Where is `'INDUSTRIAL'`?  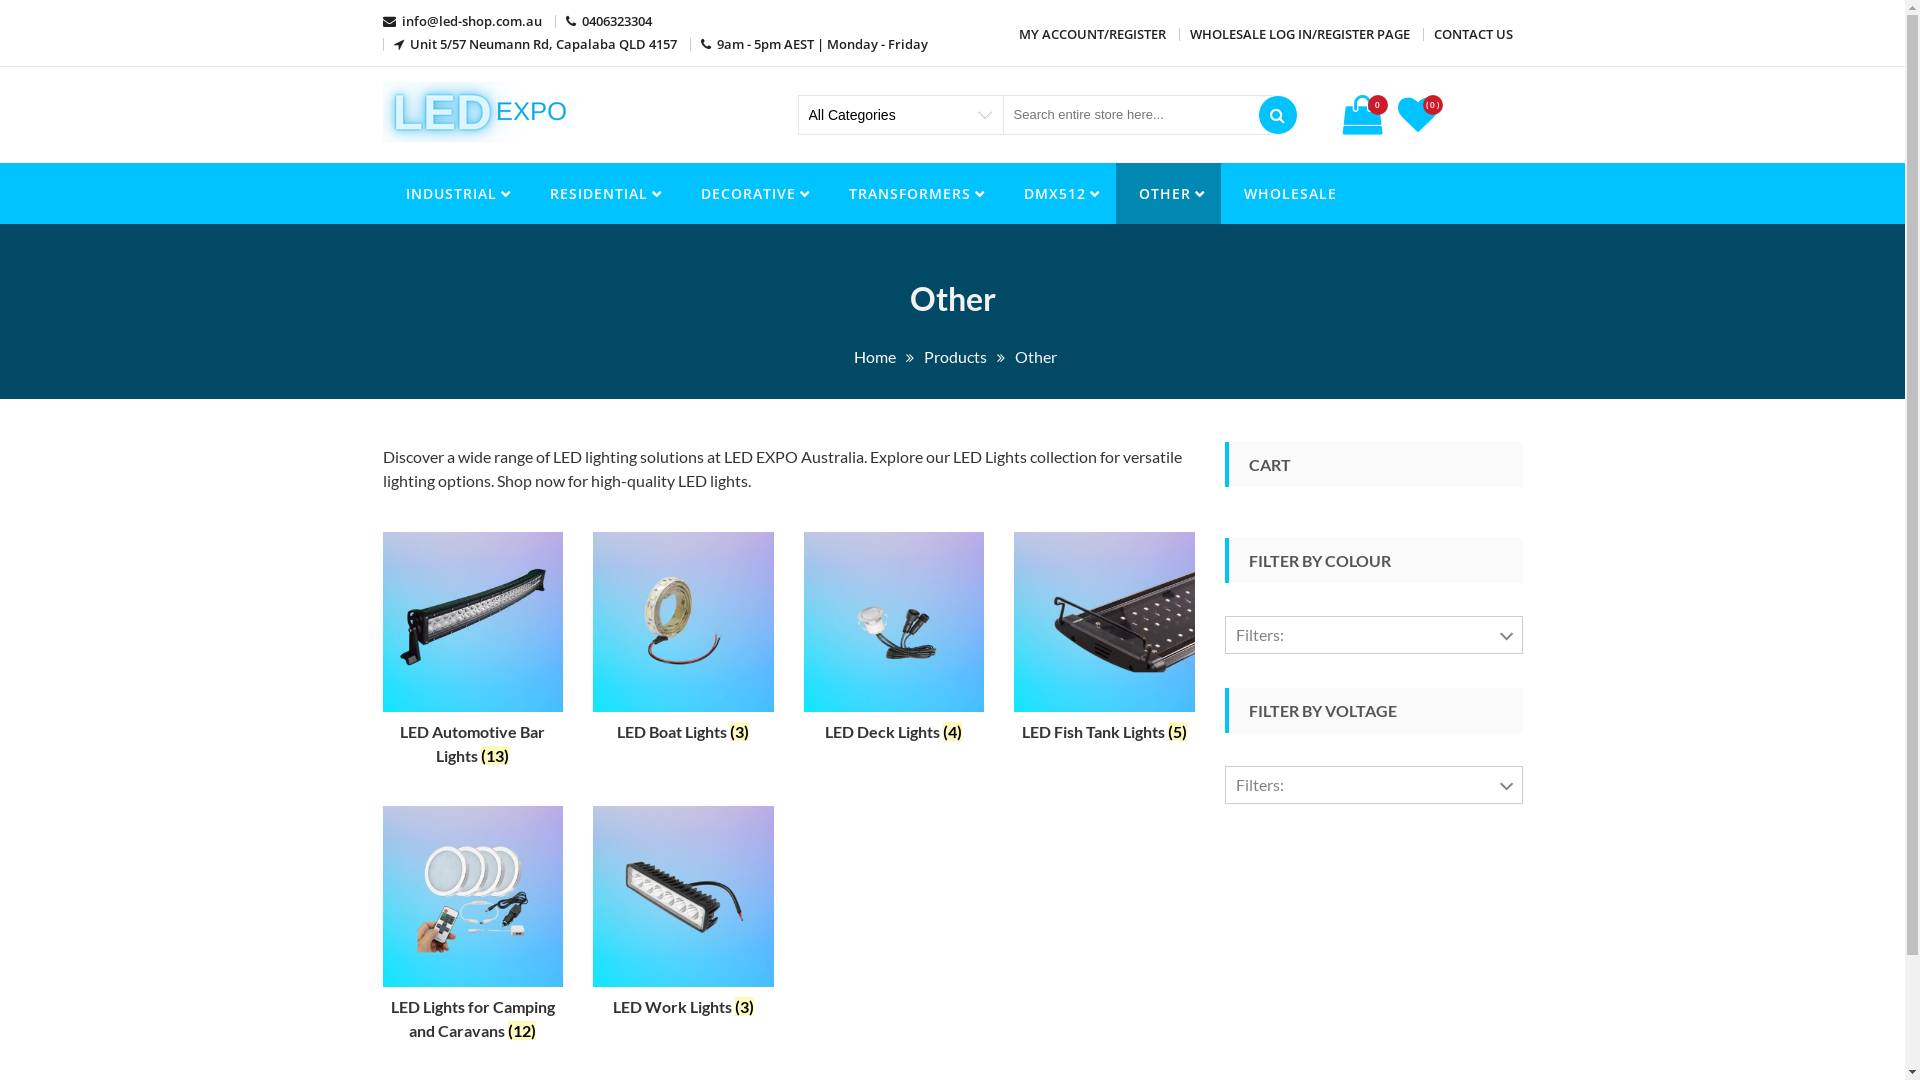
'INDUSTRIAL' is located at coordinates (382, 193).